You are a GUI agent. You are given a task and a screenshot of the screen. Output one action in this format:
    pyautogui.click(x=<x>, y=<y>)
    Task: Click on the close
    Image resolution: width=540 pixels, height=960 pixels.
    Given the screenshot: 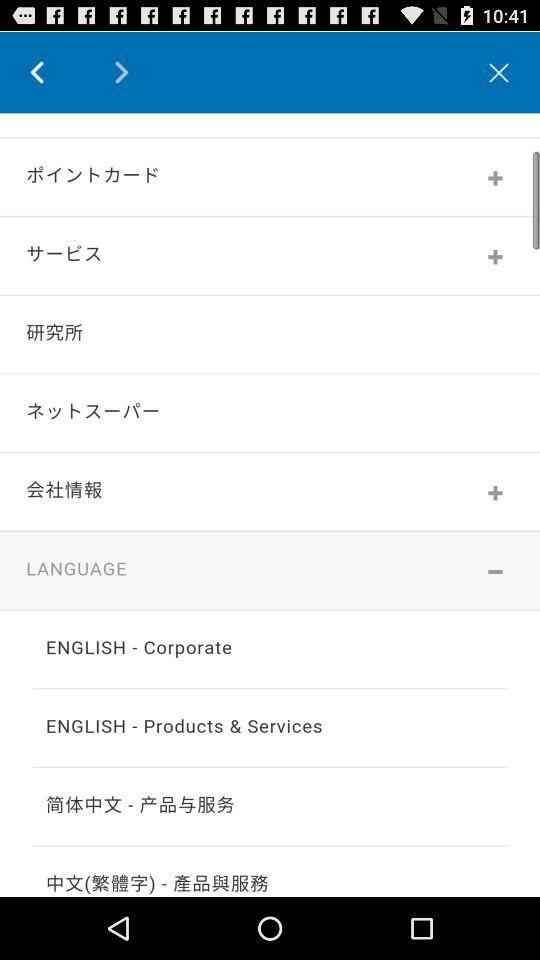 What is the action you would take?
    pyautogui.click(x=498, y=72)
    